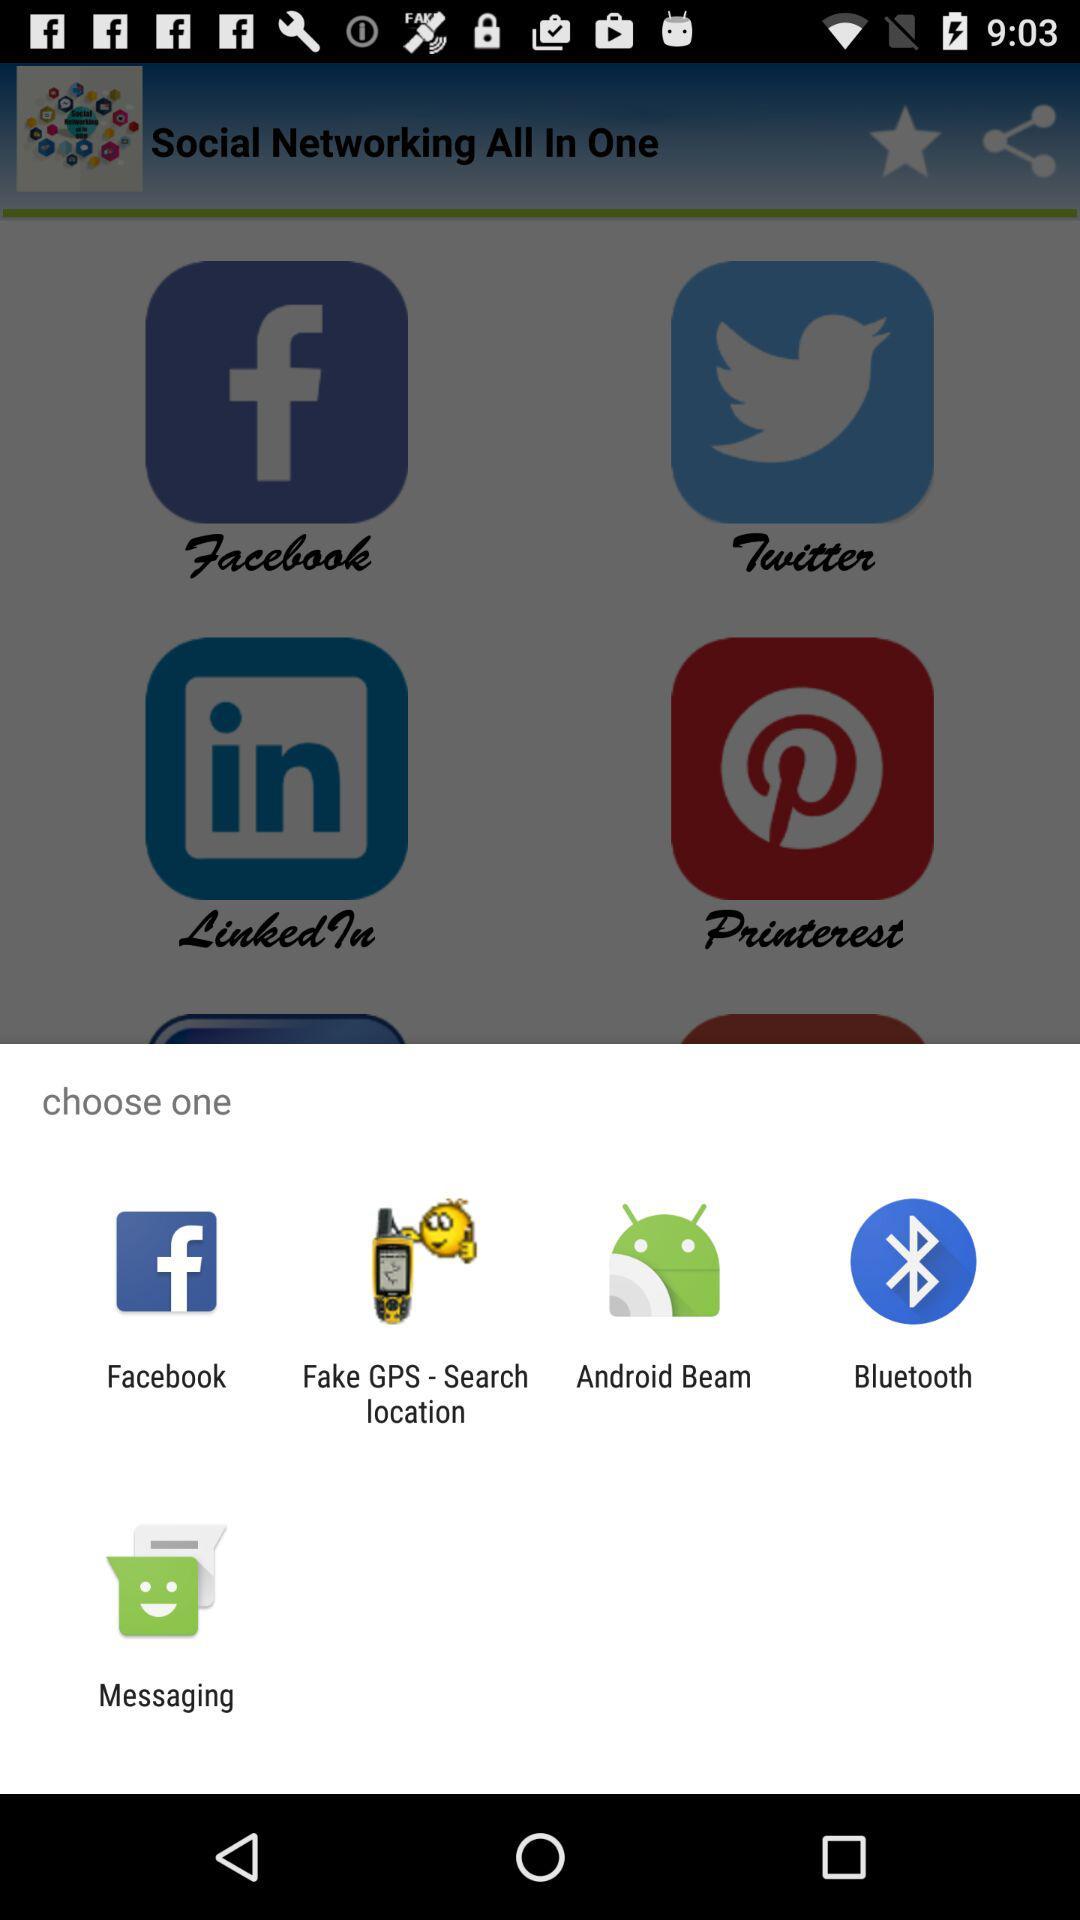 This screenshot has width=1080, height=1920. What do you see at coordinates (913, 1392) in the screenshot?
I see `app at the bottom right corner` at bounding box center [913, 1392].